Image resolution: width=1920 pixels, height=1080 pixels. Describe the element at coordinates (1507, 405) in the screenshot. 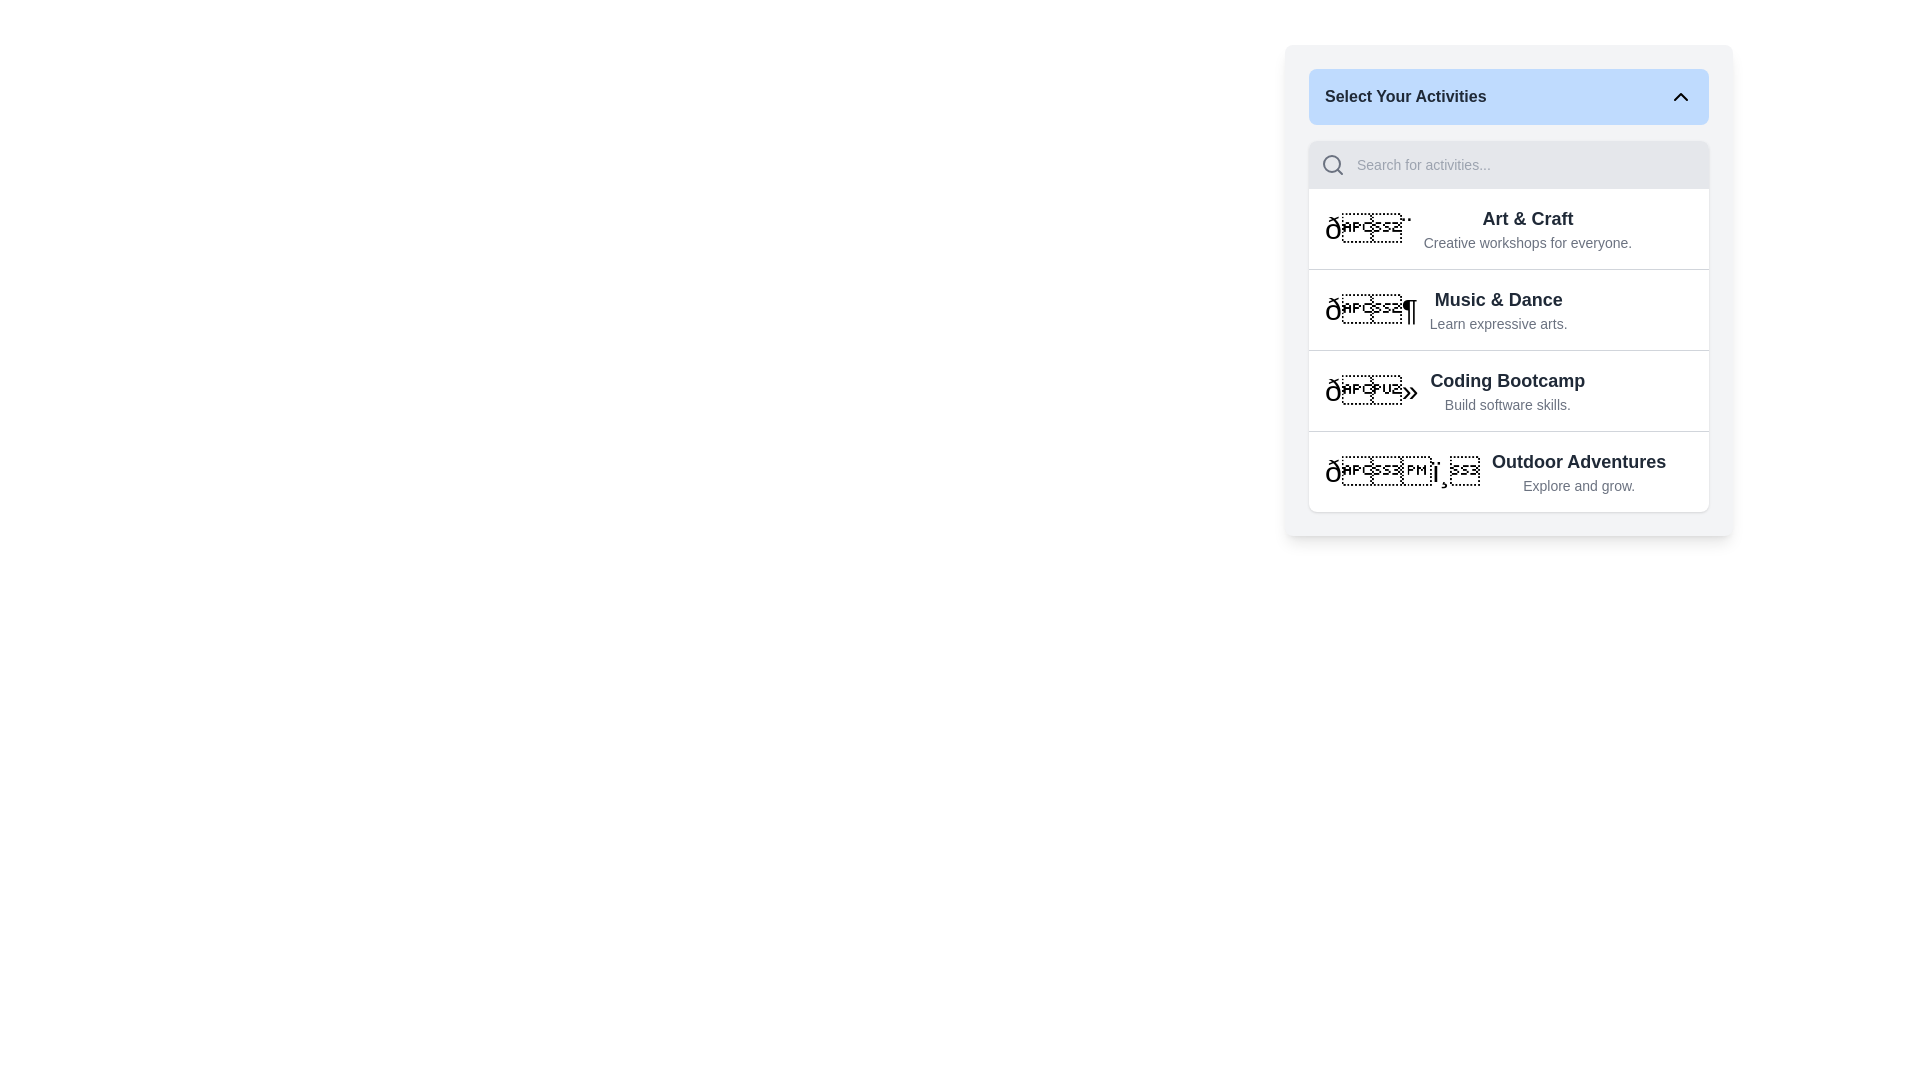

I see `the descriptive text label that provides details about the 'Coding Bootcamp' option, located directly below the 'Coding Bootcamp' heading` at that location.